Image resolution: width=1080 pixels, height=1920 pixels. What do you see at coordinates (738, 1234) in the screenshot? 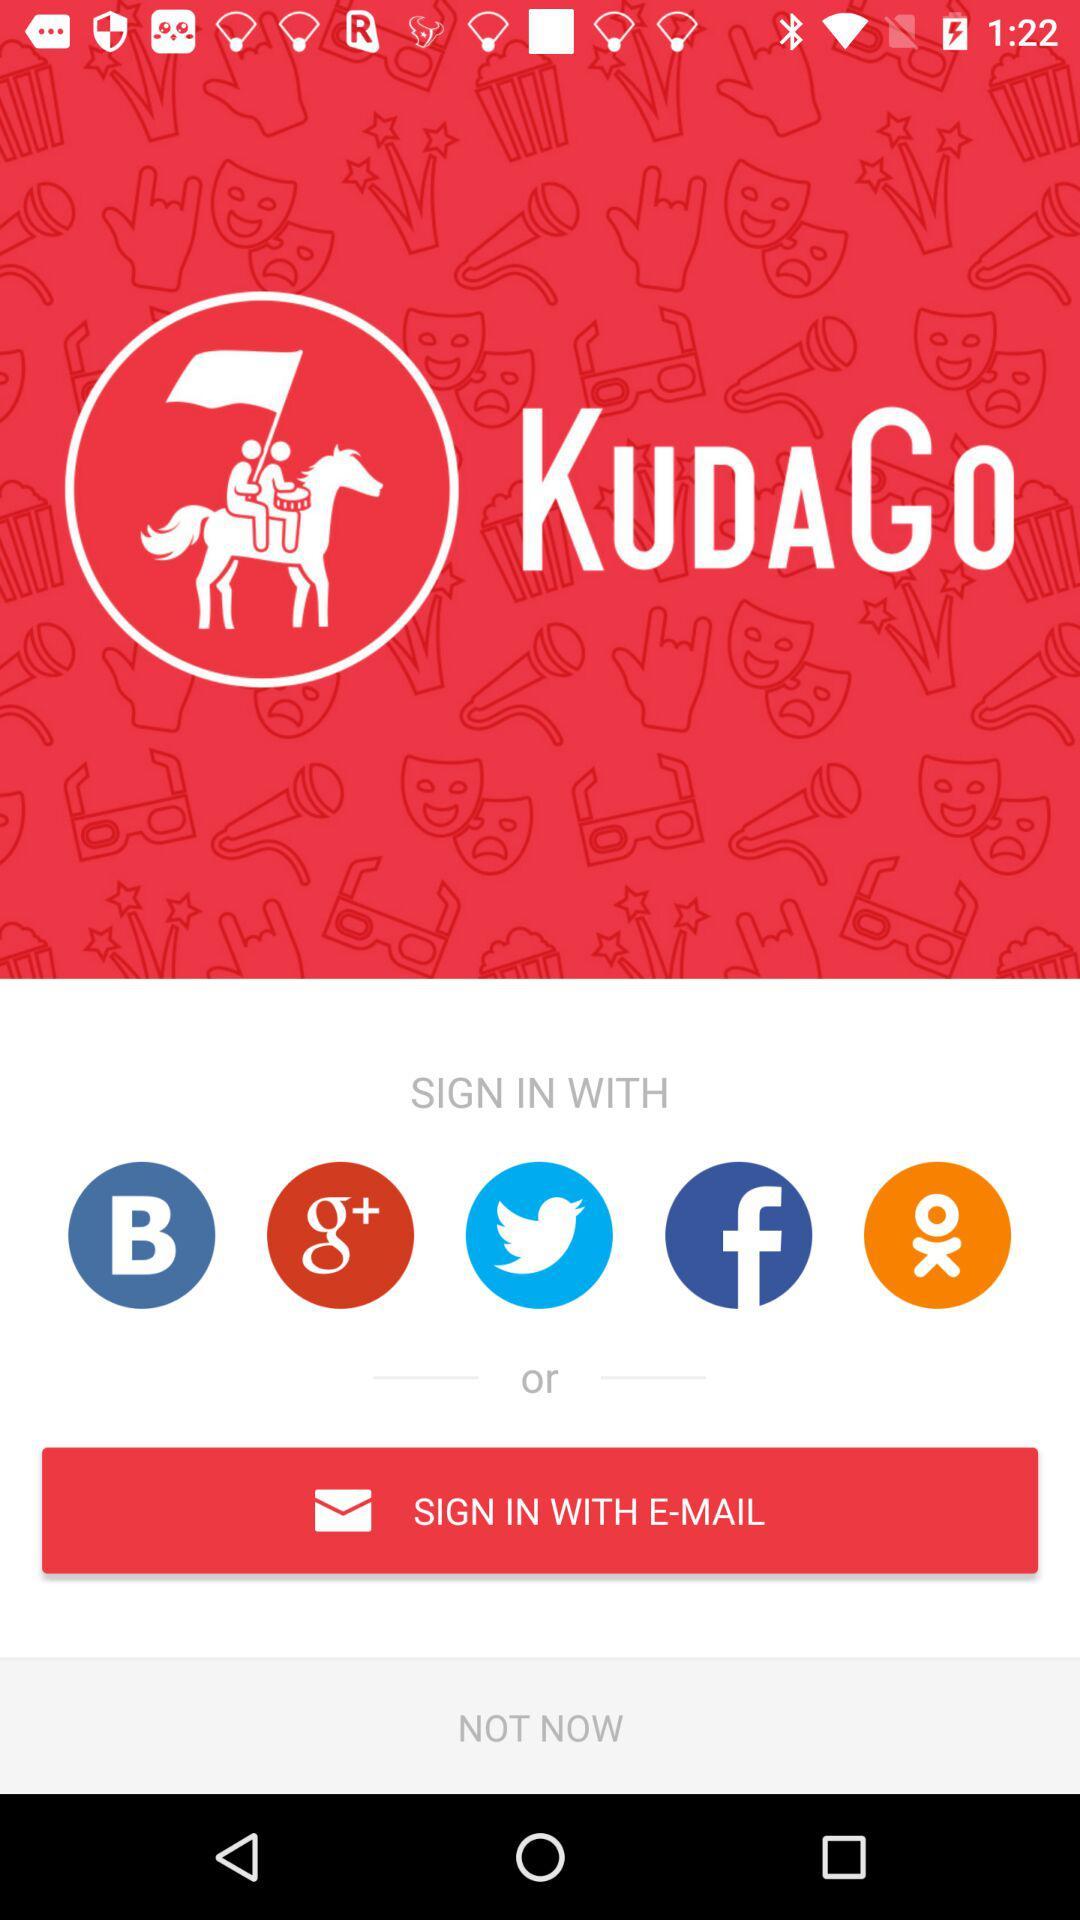
I see `the facebook icon` at bounding box center [738, 1234].